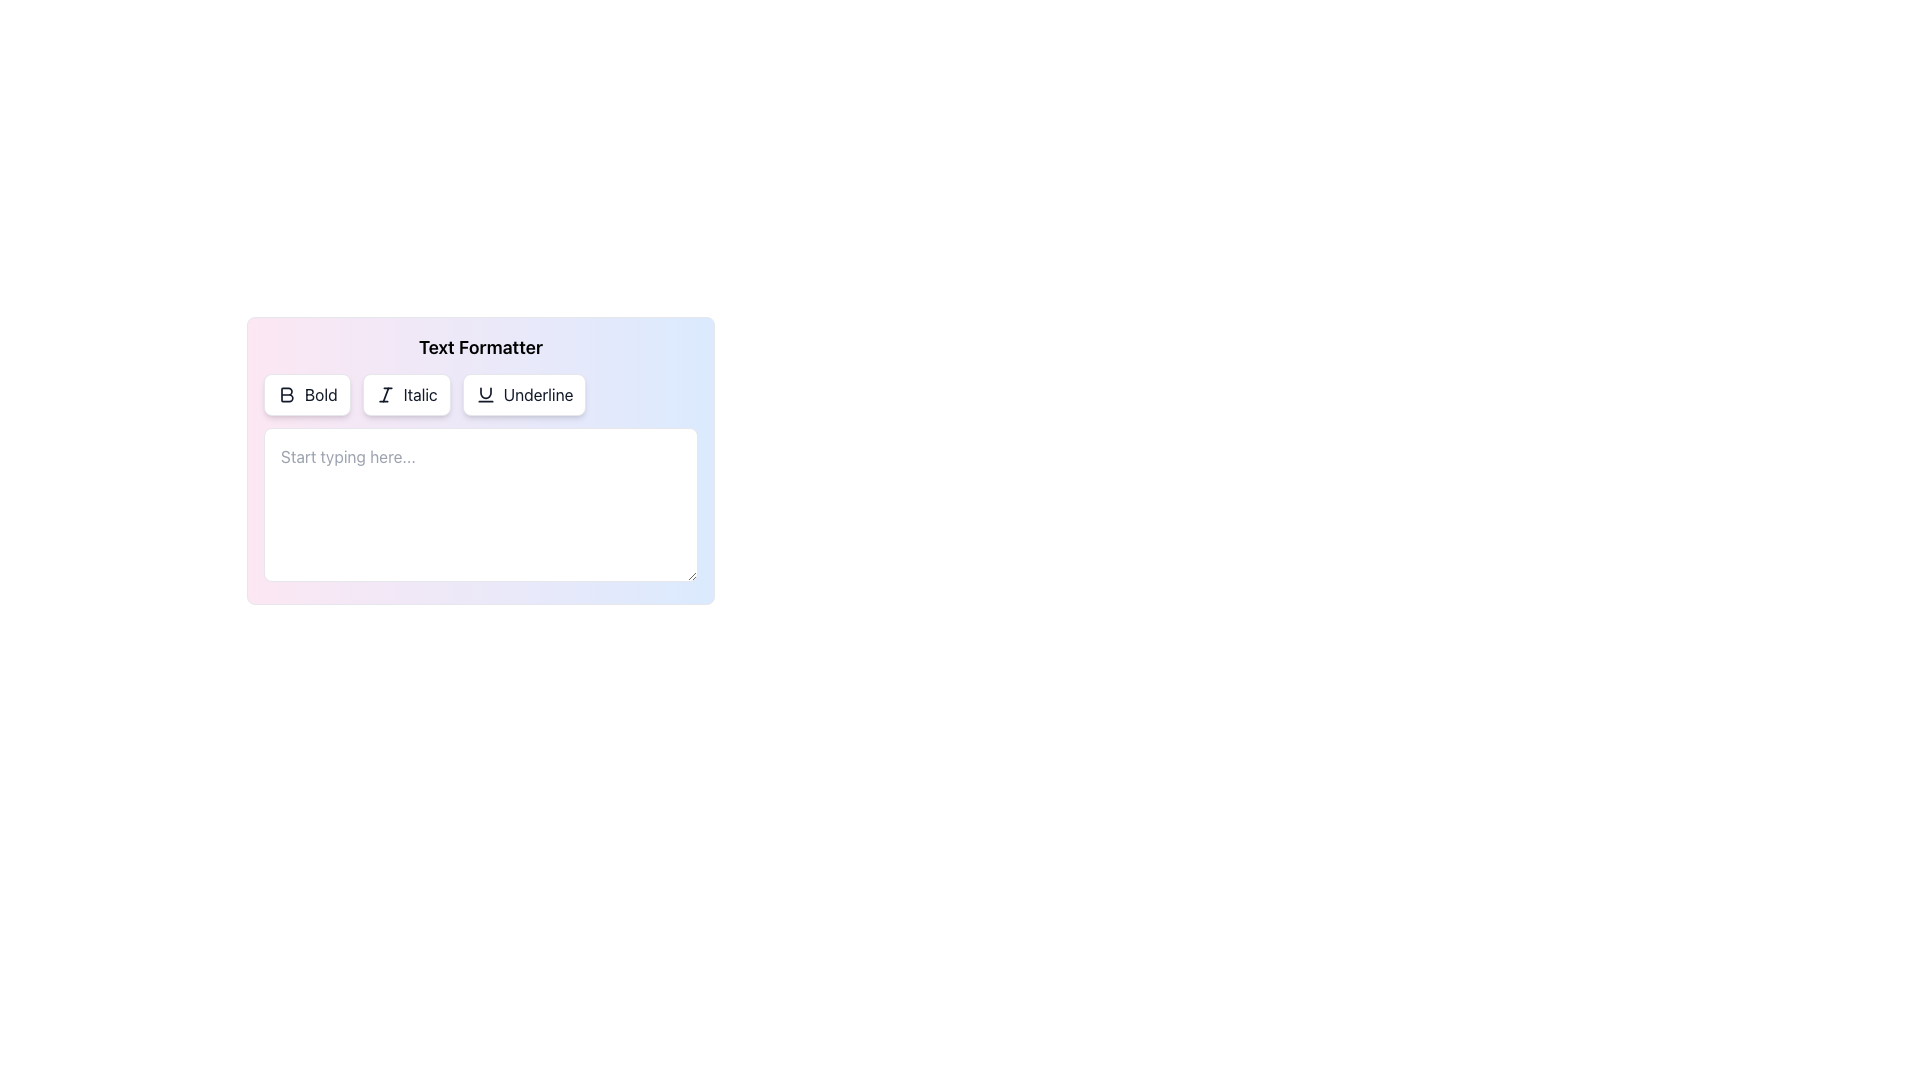  I want to click on the Bold button icon component located in the top-left corner of the text formatting panel to apply bold styling, so click(286, 394).